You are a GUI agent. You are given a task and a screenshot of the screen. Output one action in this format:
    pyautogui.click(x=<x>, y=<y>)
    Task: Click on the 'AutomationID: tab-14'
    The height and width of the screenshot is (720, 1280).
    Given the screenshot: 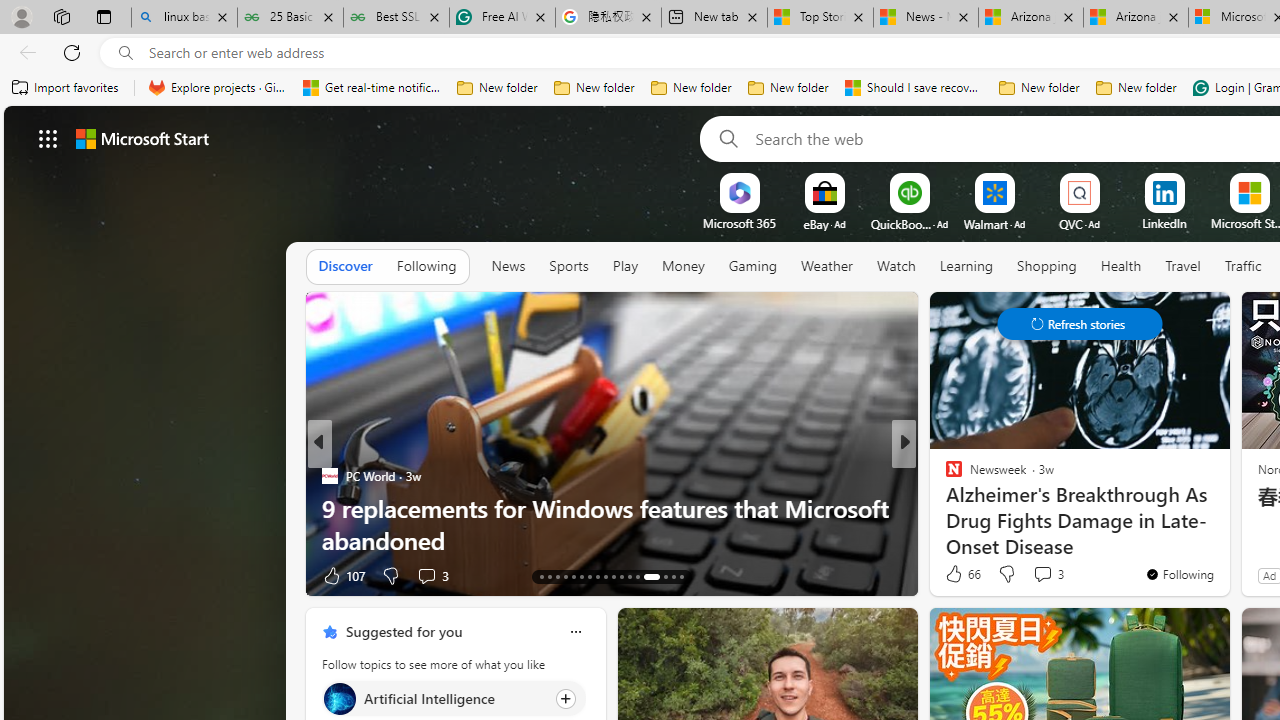 What is the action you would take?
    pyautogui.click(x=549, y=577)
    